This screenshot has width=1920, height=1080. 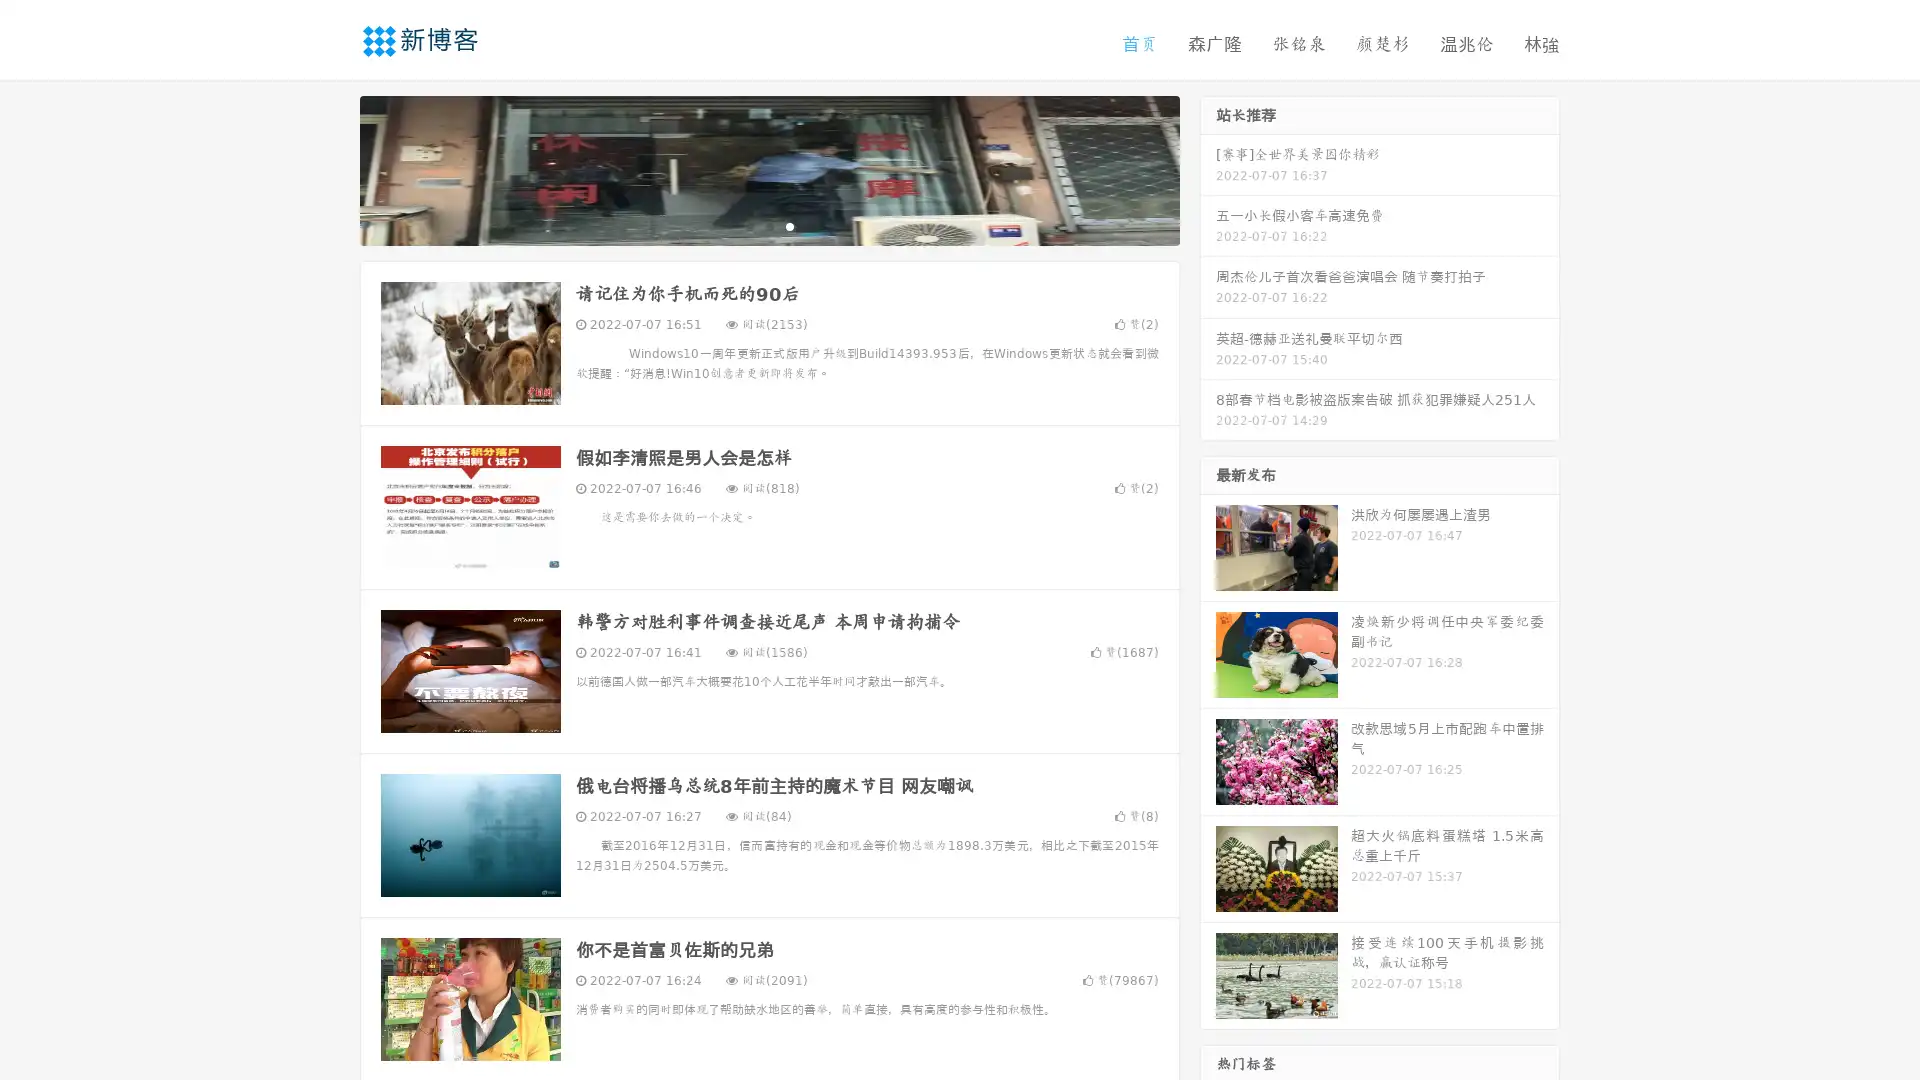 I want to click on Go to slide 2, so click(x=768, y=225).